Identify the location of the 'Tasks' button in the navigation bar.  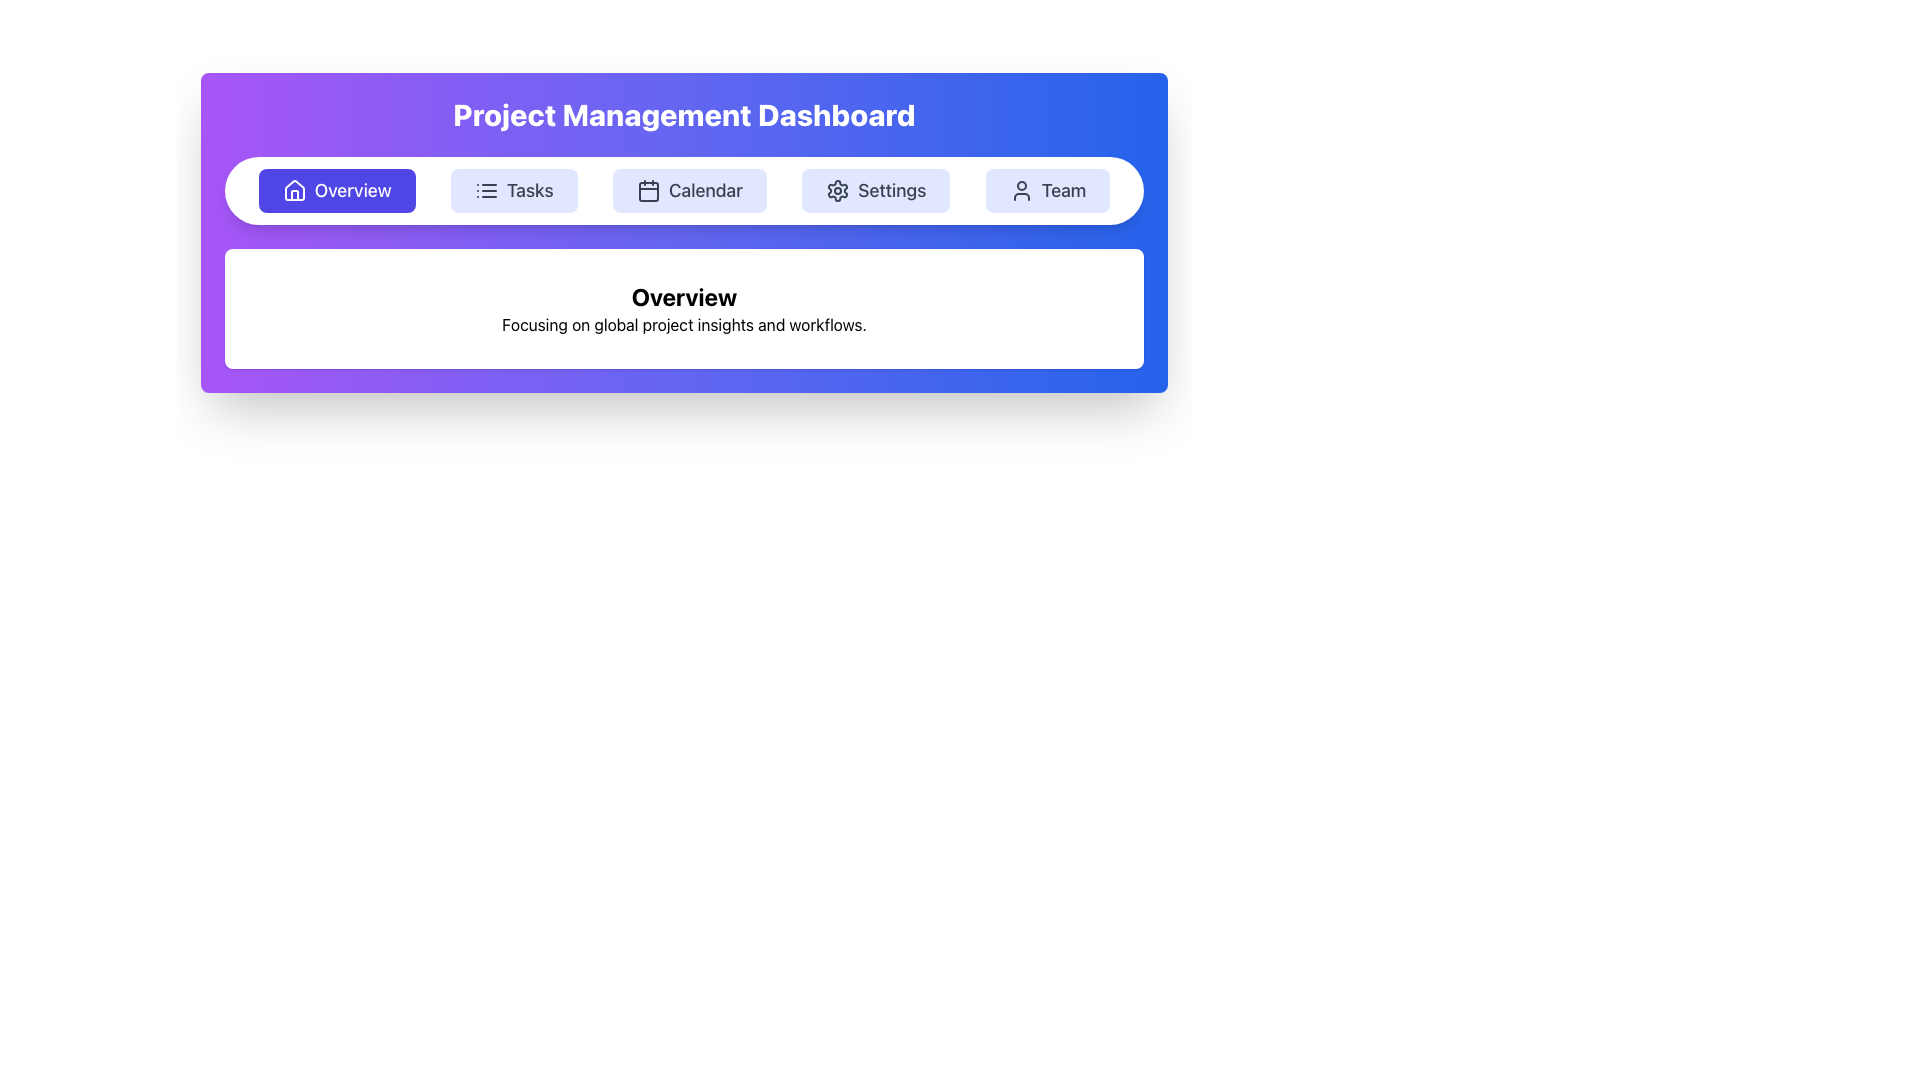
(514, 191).